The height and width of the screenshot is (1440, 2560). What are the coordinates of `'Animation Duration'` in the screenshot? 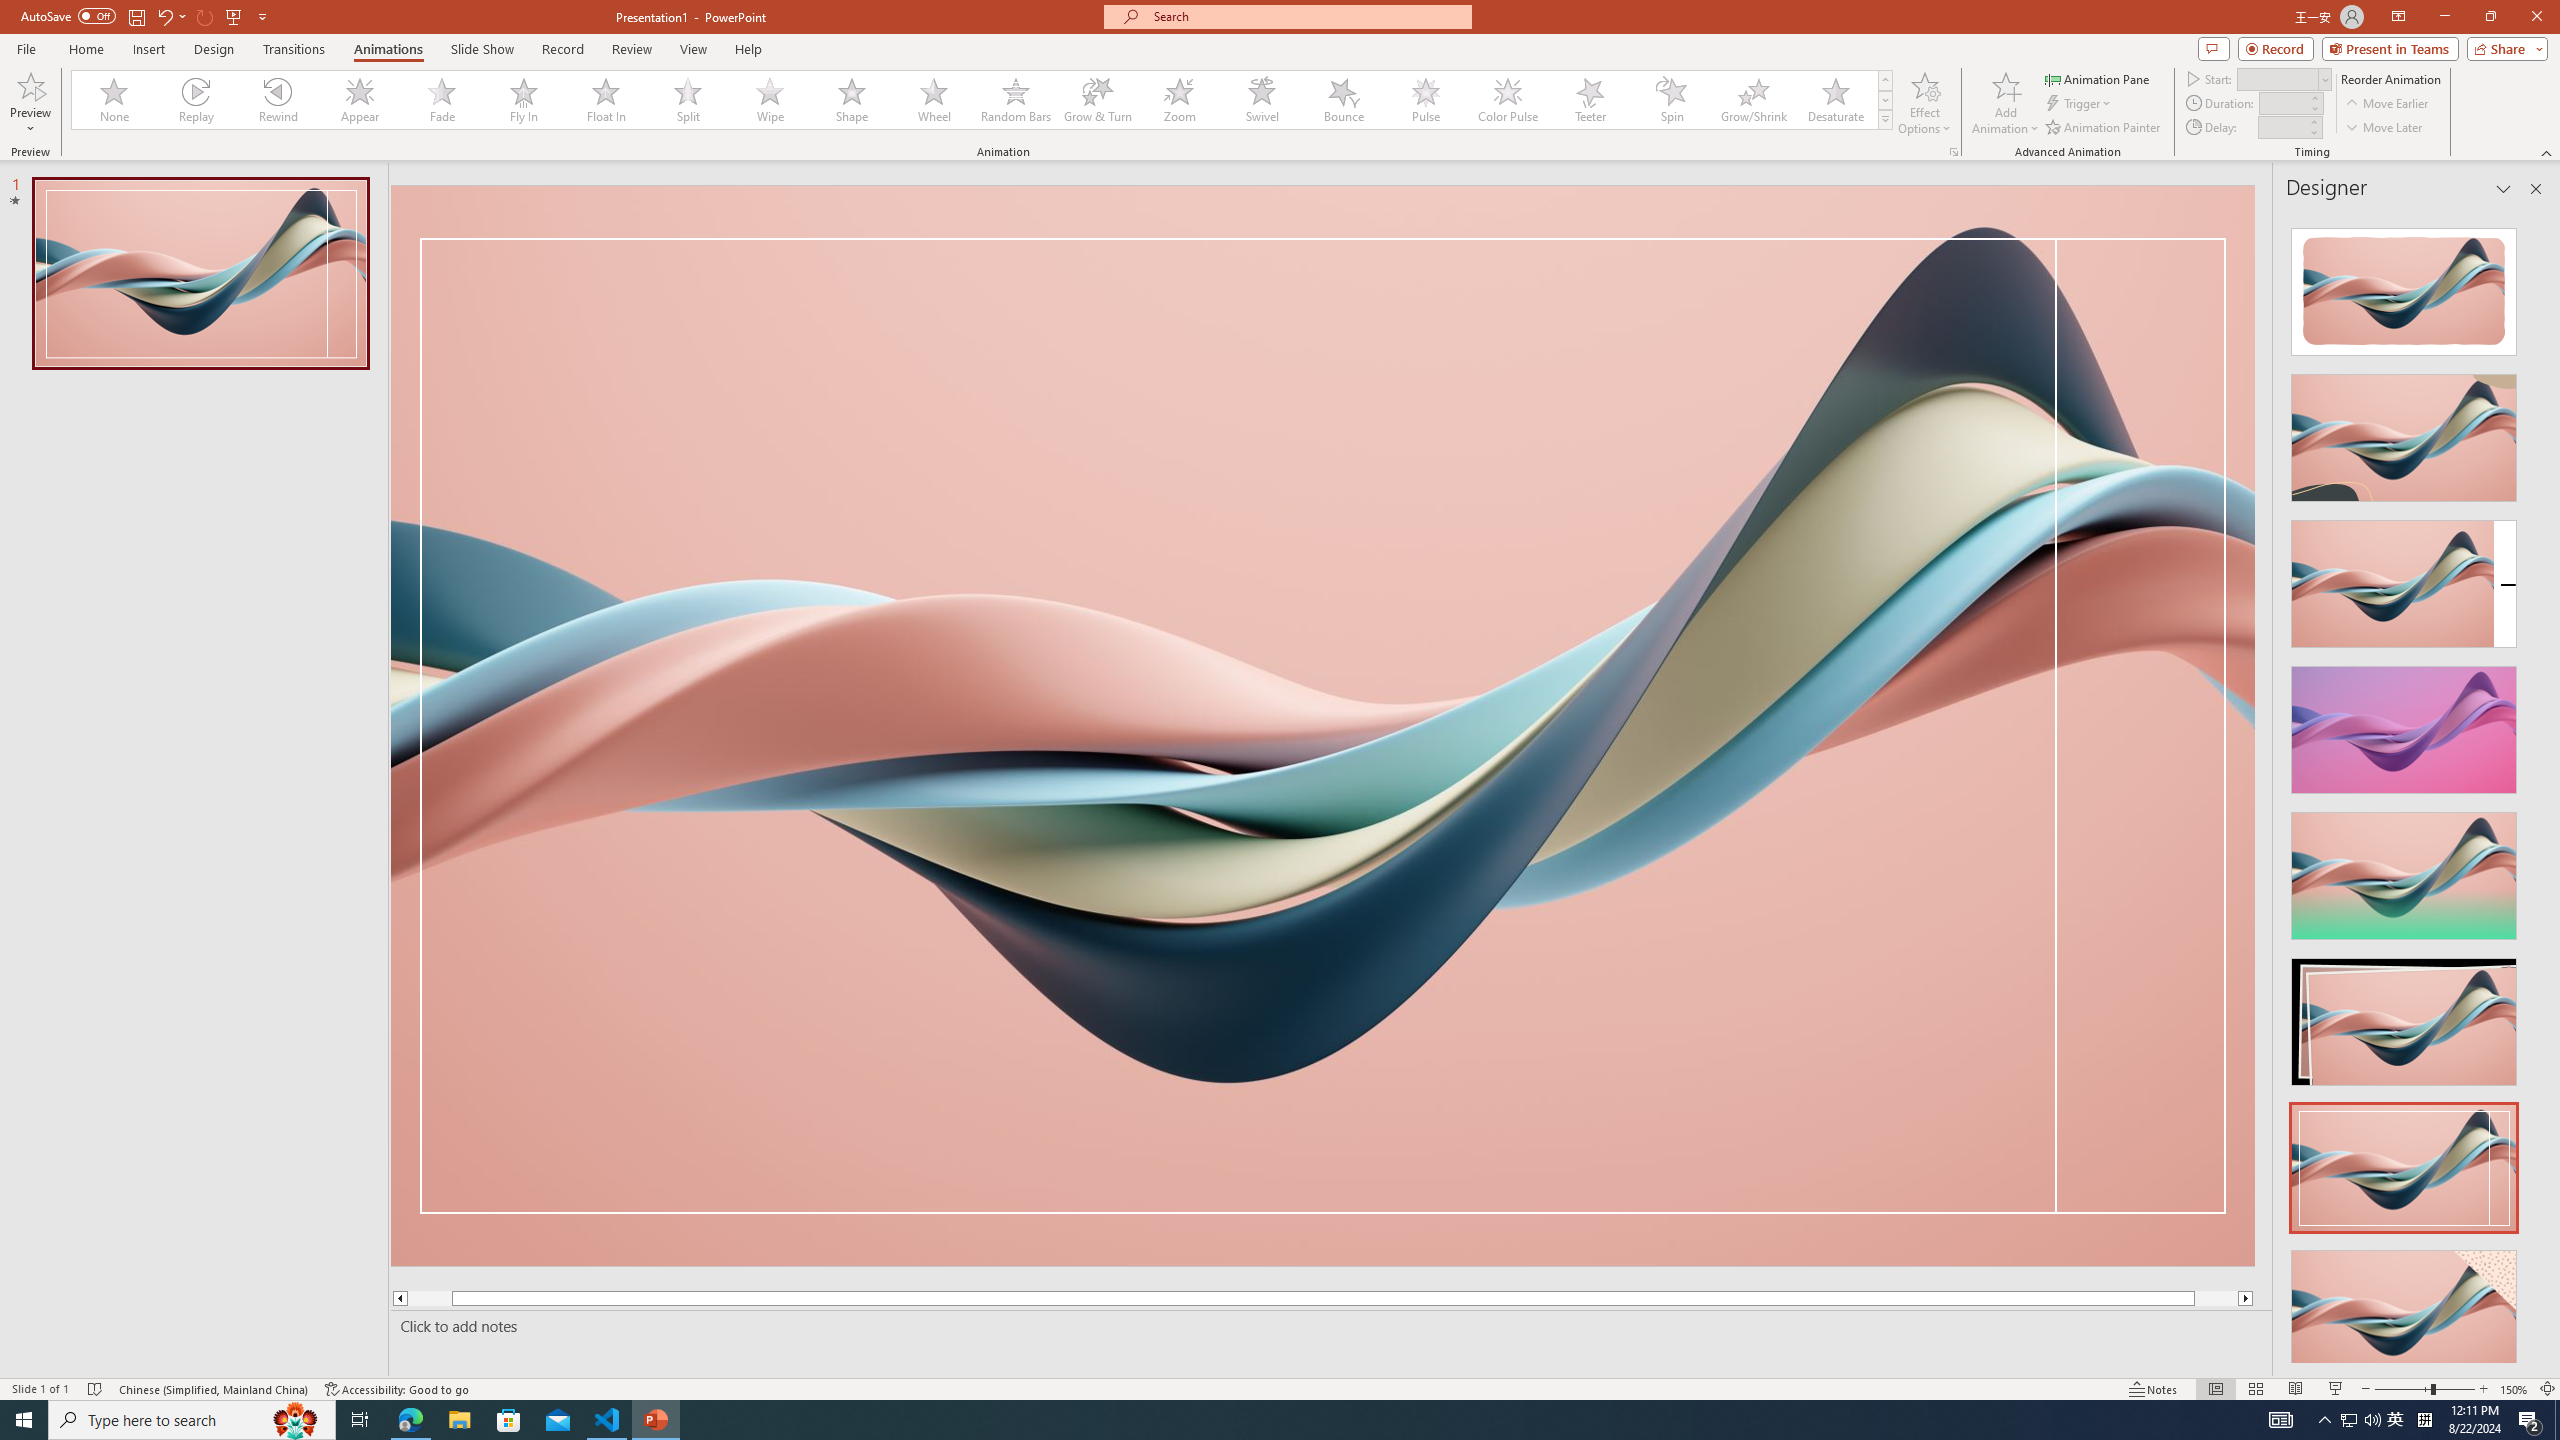 It's located at (2282, 102).